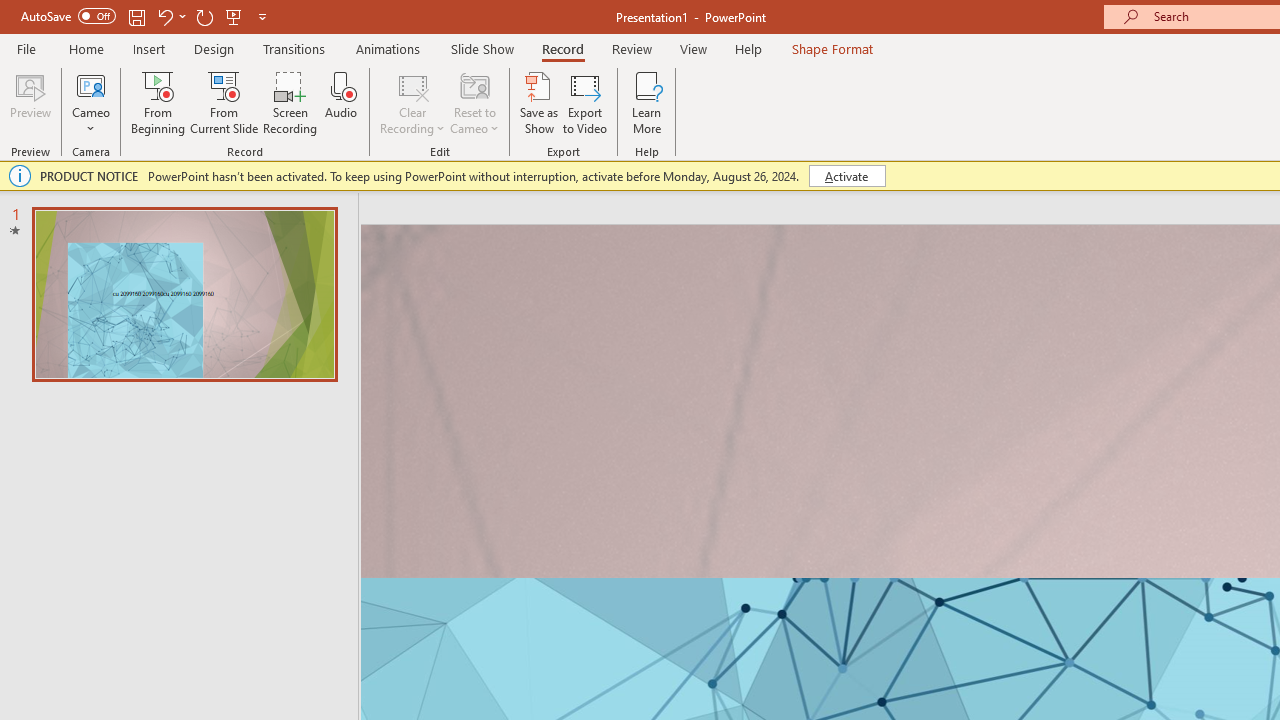  Describe the element at coordinates (584, 103) in the screenshot. I see `'Export to Video'` at that location.